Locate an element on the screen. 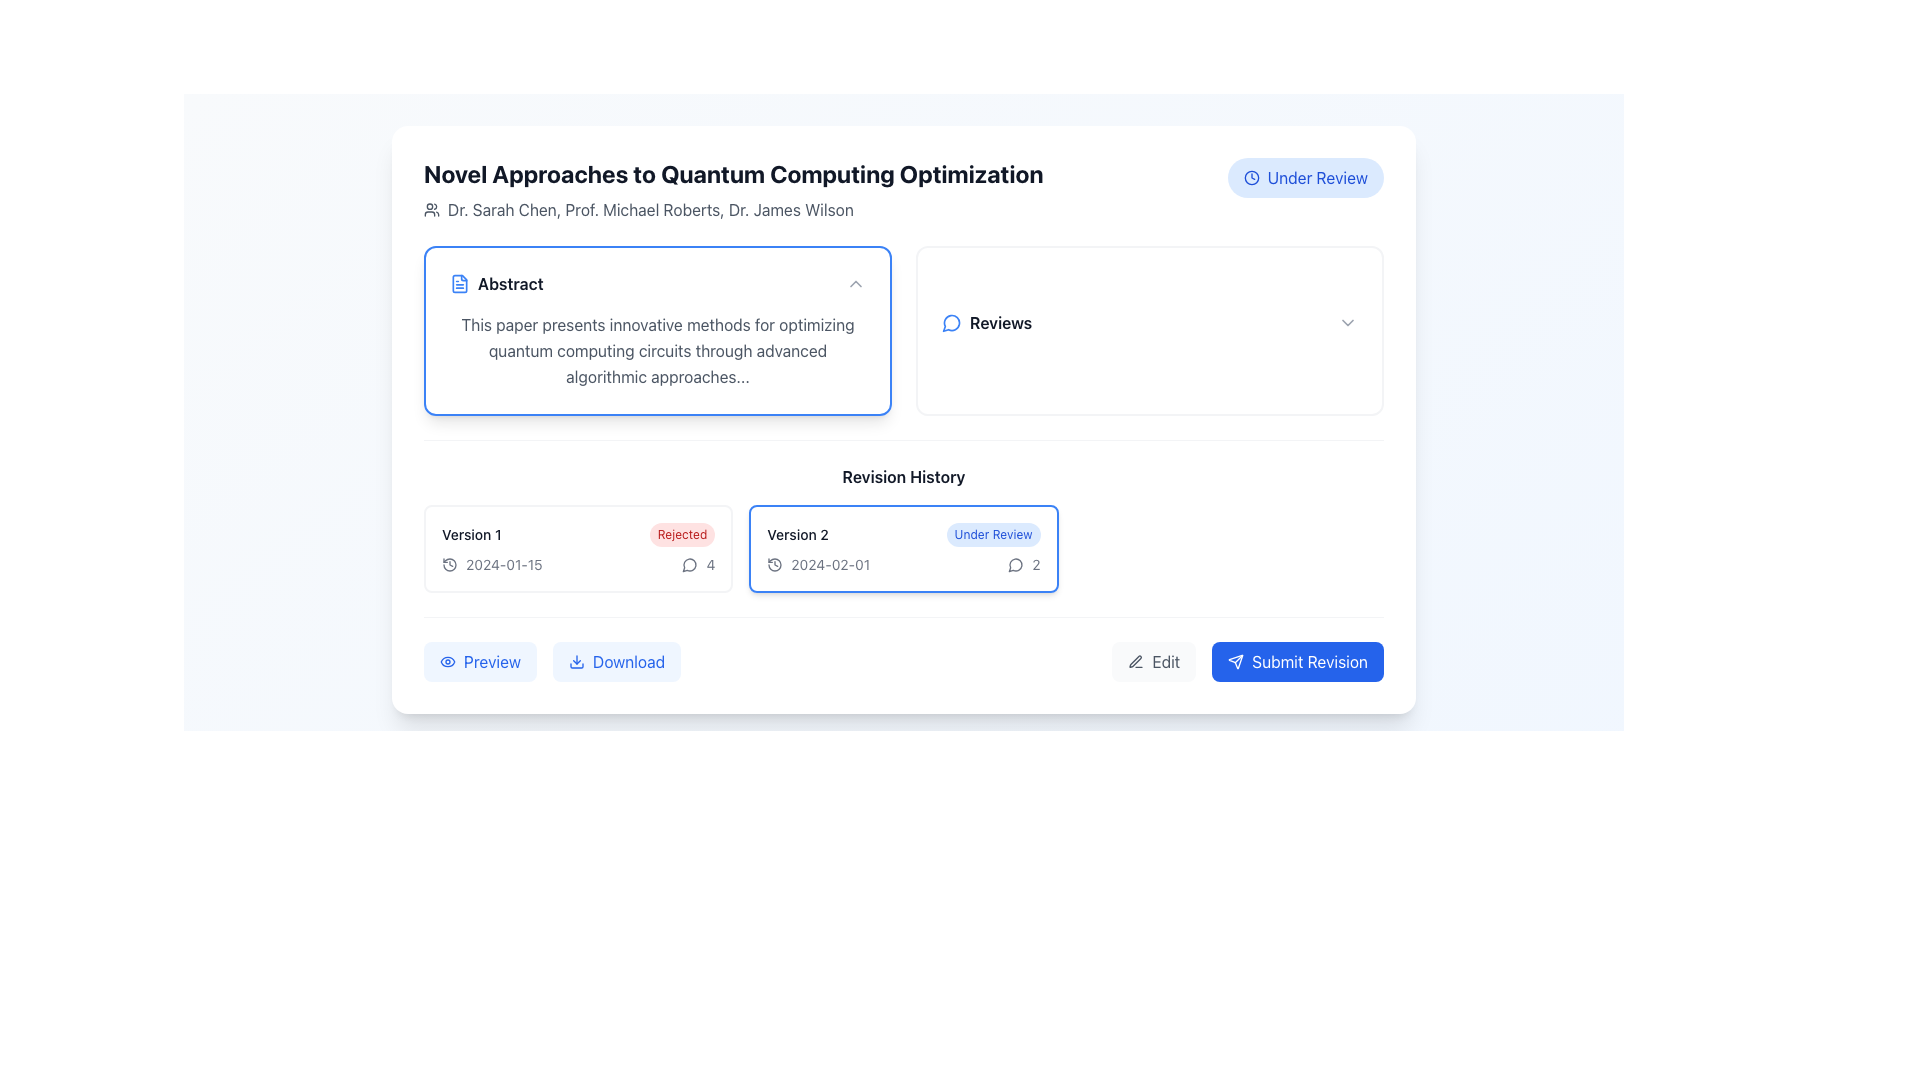 The width and height of the screenshot is (1920, 1080). text content of the label displaying 'Dr. Sarah Chen, Prof. Michael Roberts, Dr. James Wilson' located in the top-left section below the title 'Novel Approaches to Quantum Computing Optimization' is located at coordinates (650, 209).